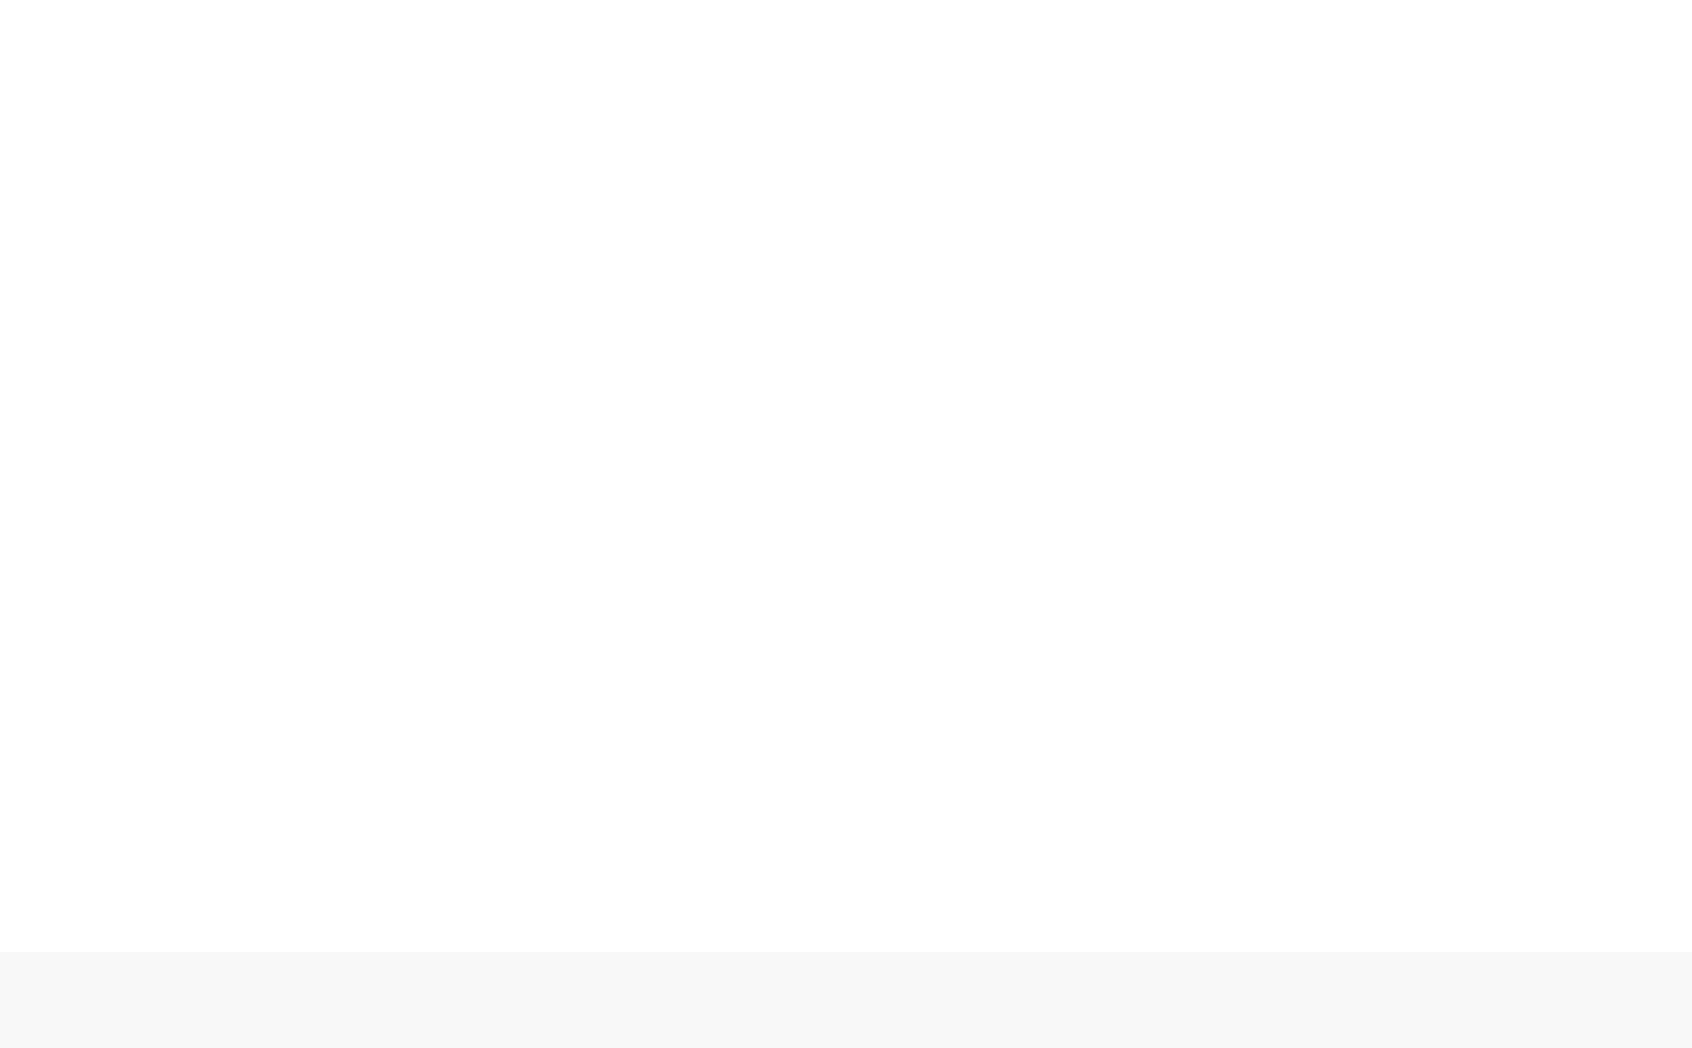 Image resolution: width=1692 pixels, height=1048 pixels. I want to click on 'Twitter', so click(618, 224).